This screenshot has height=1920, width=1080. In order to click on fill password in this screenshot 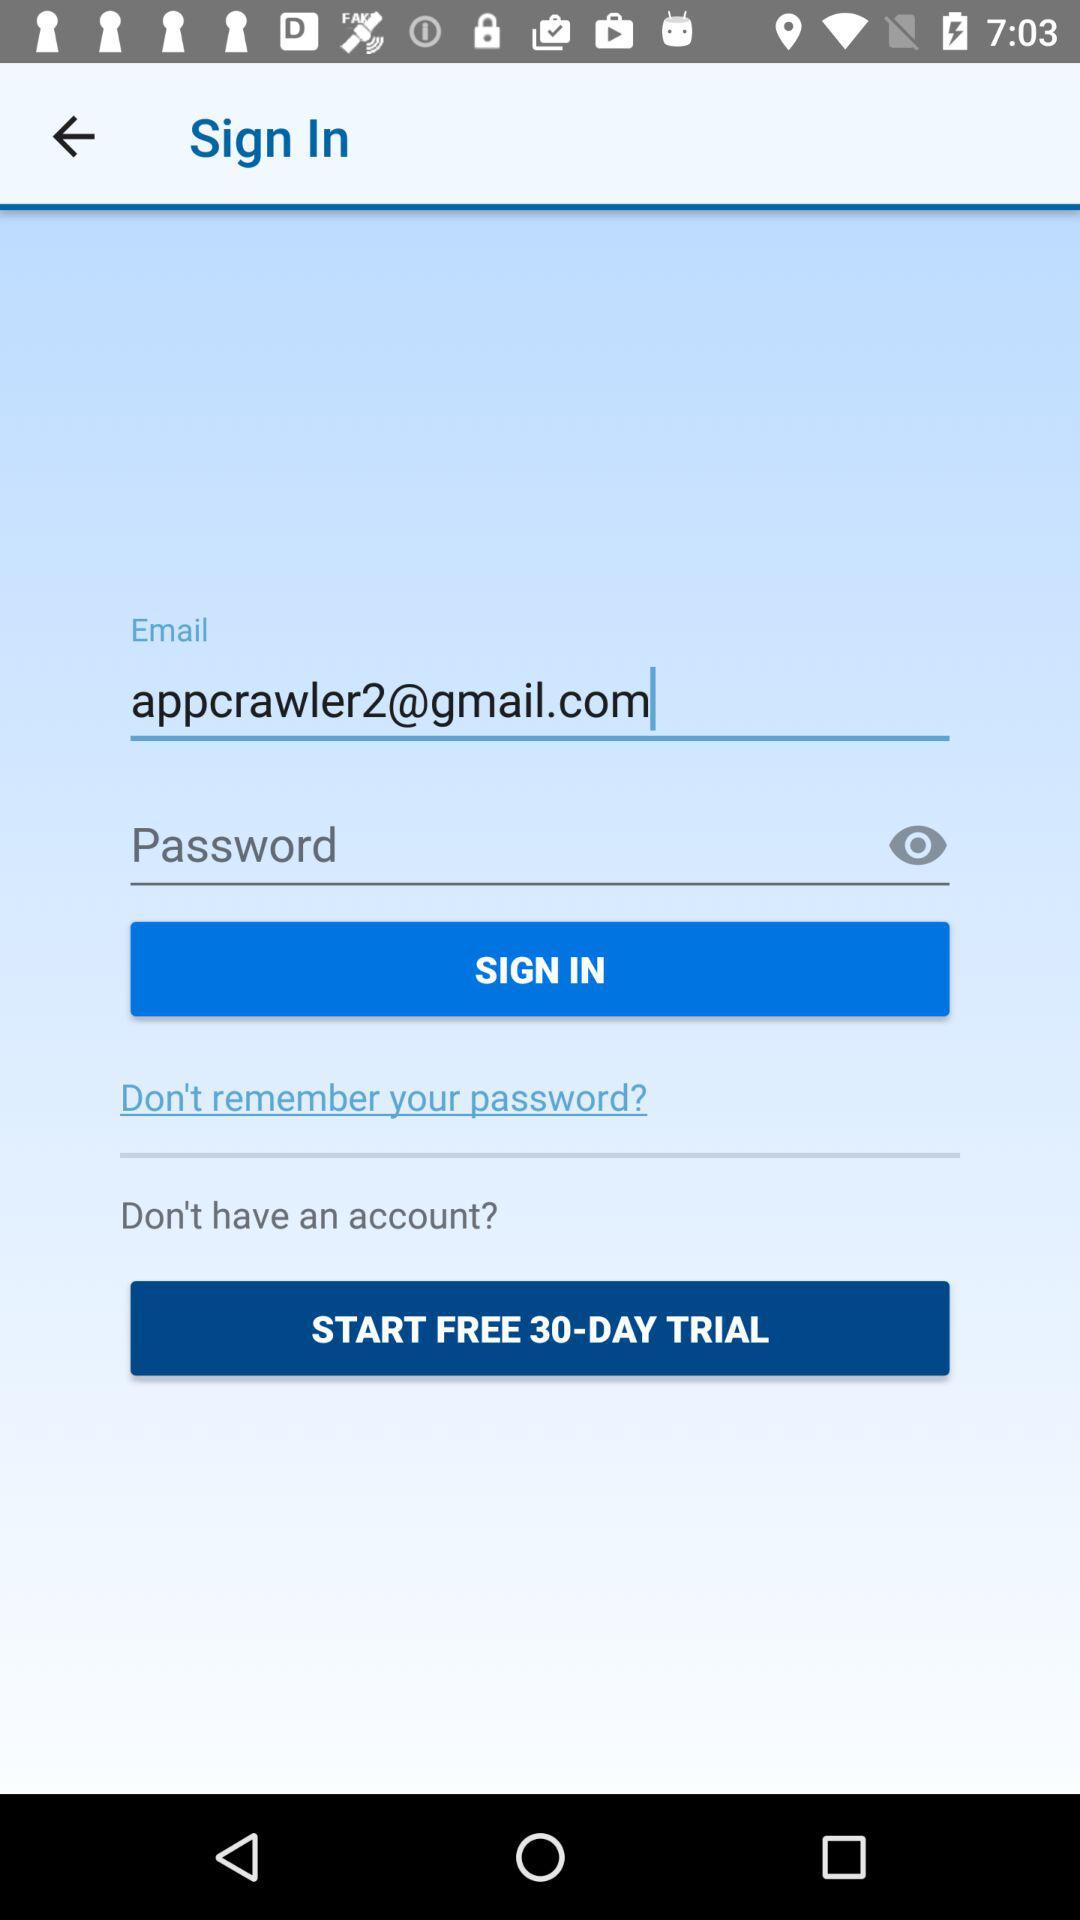, I will do `click(540, 846)`.